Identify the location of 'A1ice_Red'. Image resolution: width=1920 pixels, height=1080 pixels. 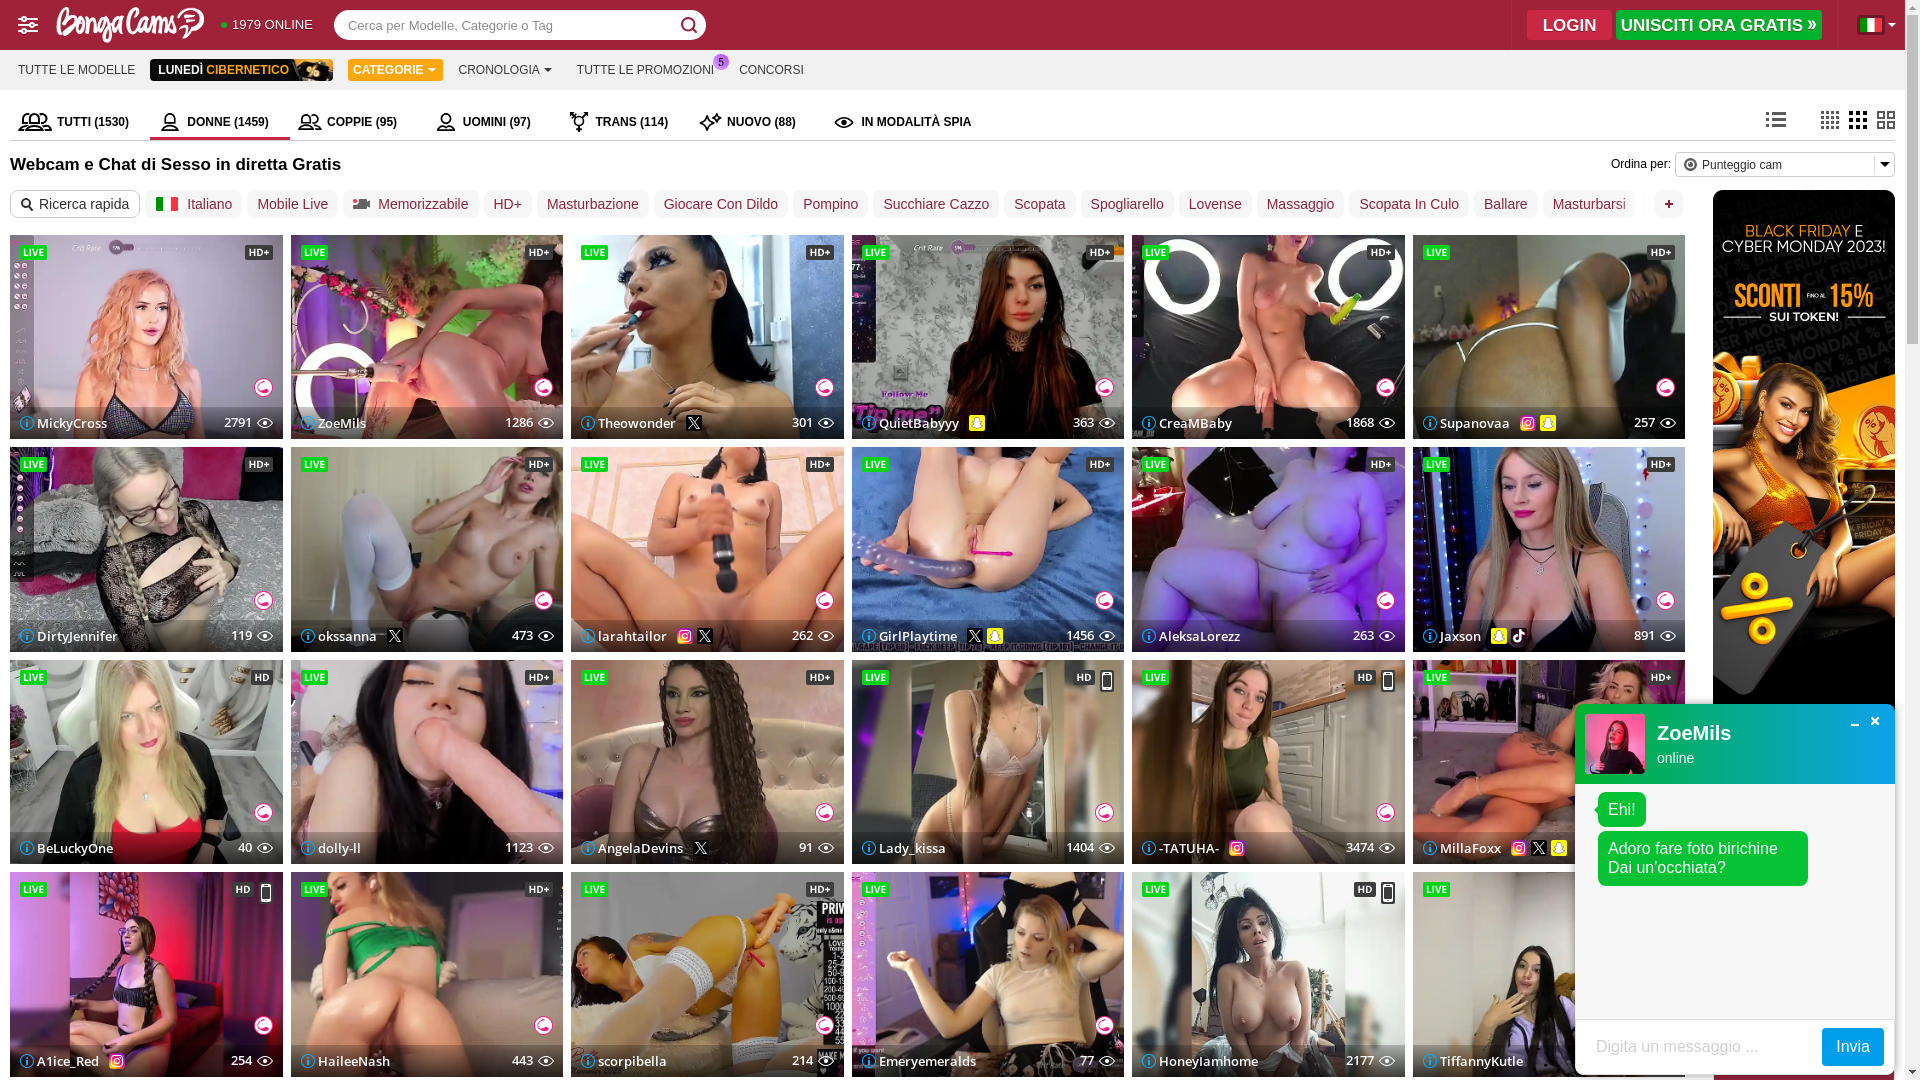
(59, 1059).